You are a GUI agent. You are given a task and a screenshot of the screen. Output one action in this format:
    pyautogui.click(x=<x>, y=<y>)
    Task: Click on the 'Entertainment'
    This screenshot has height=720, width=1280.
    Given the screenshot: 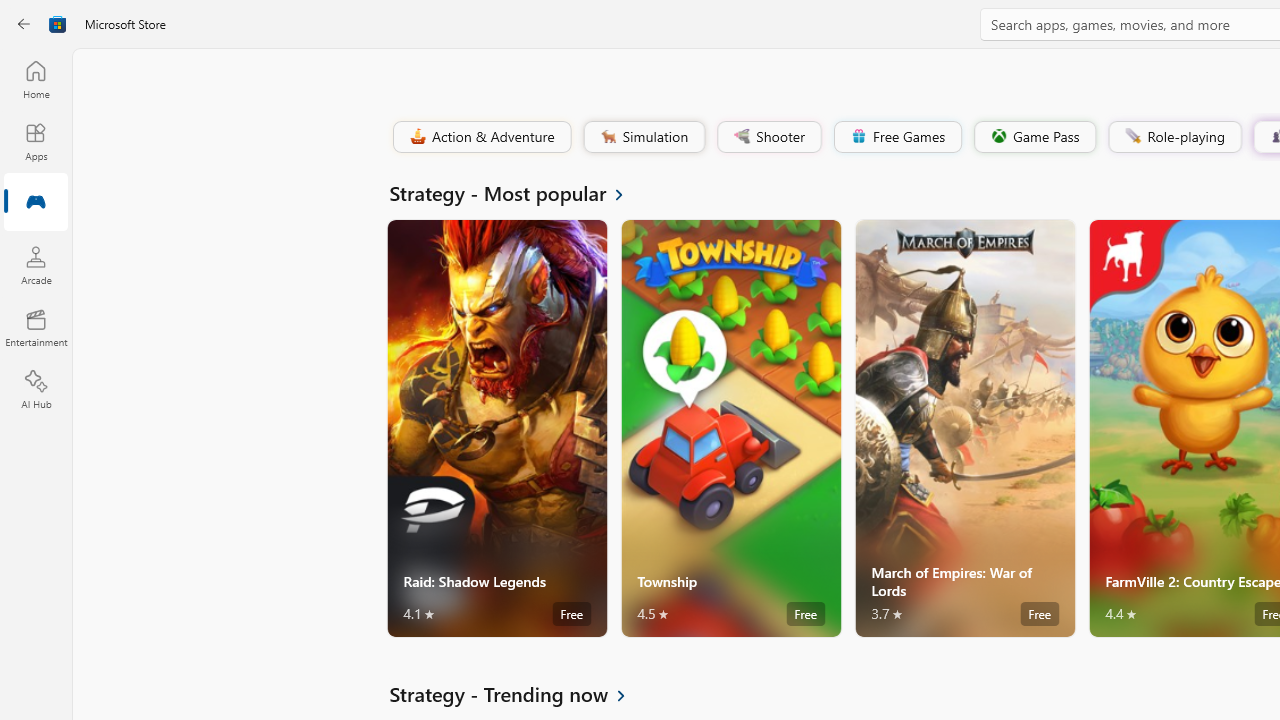 What is the action you would take?
    pyautogui.click(x=35, y=326)
    